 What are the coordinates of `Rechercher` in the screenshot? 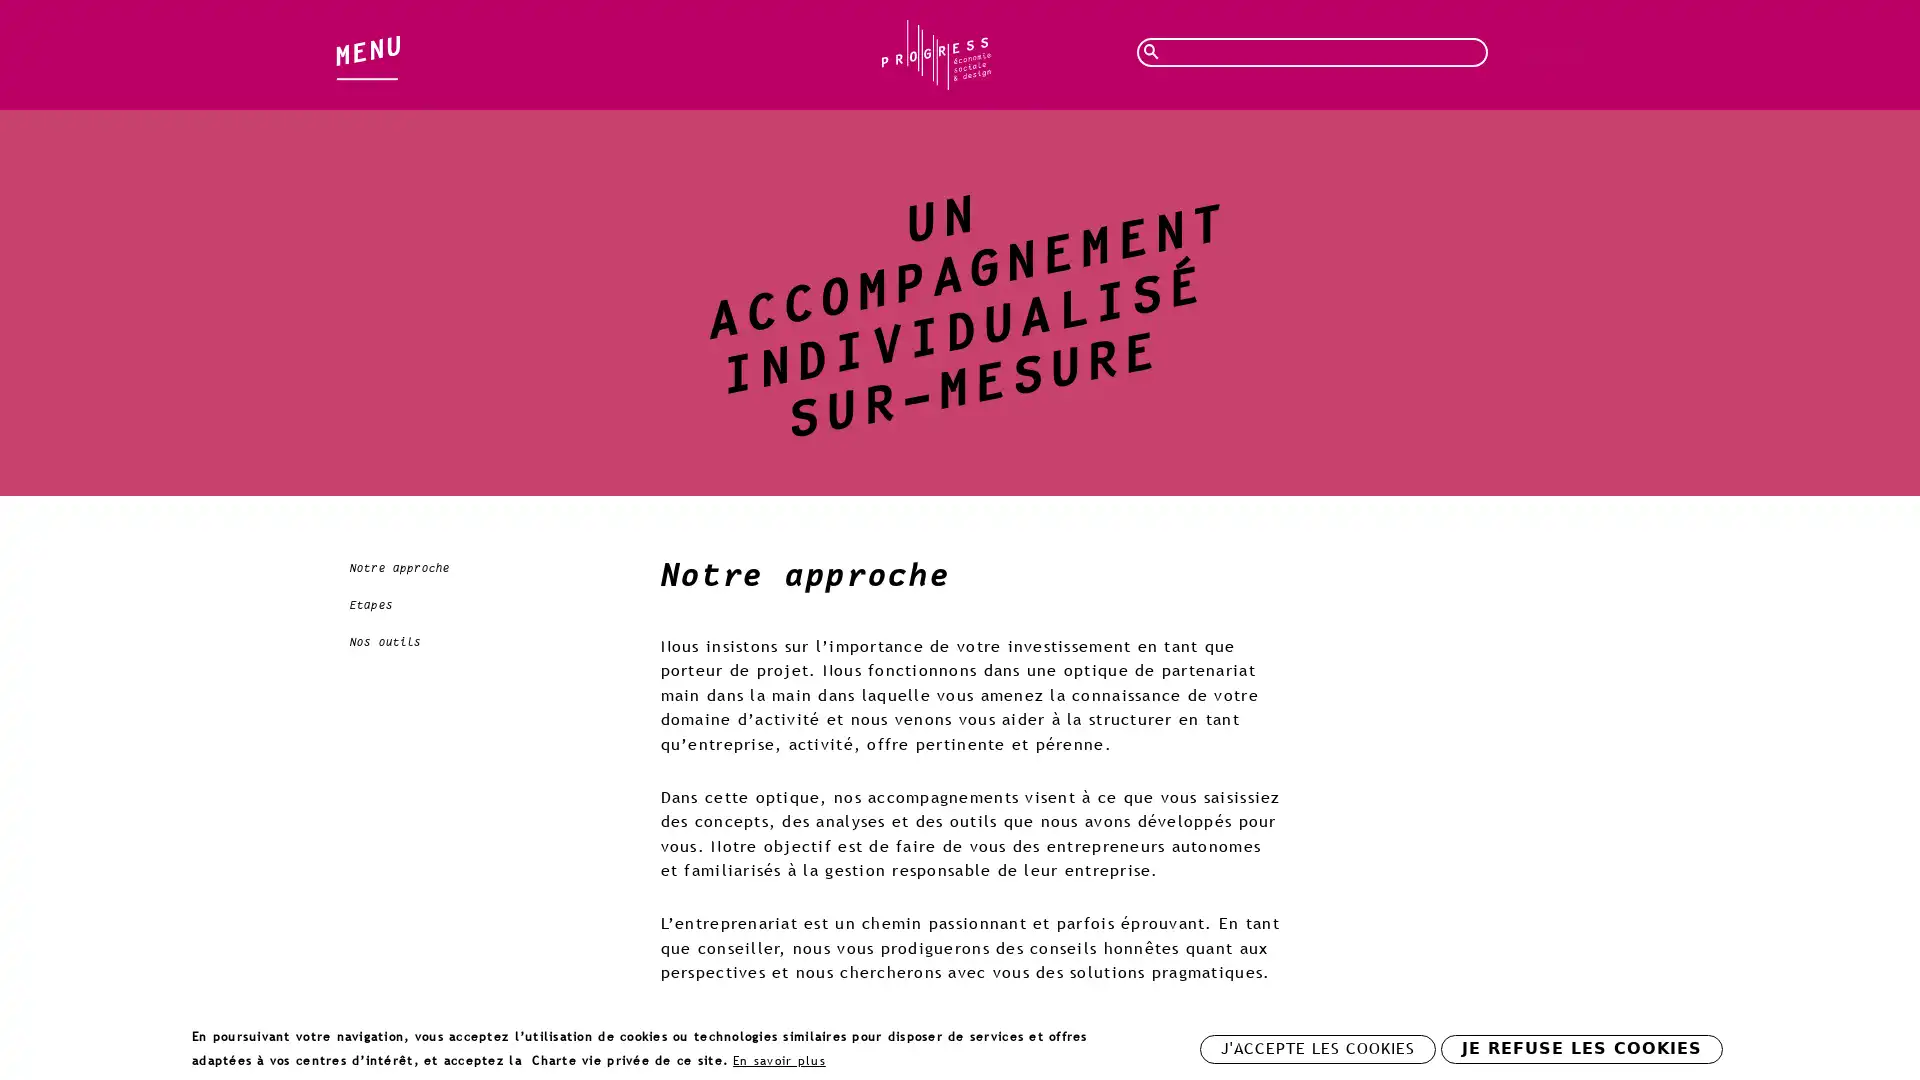 It's located at (1476, 53).